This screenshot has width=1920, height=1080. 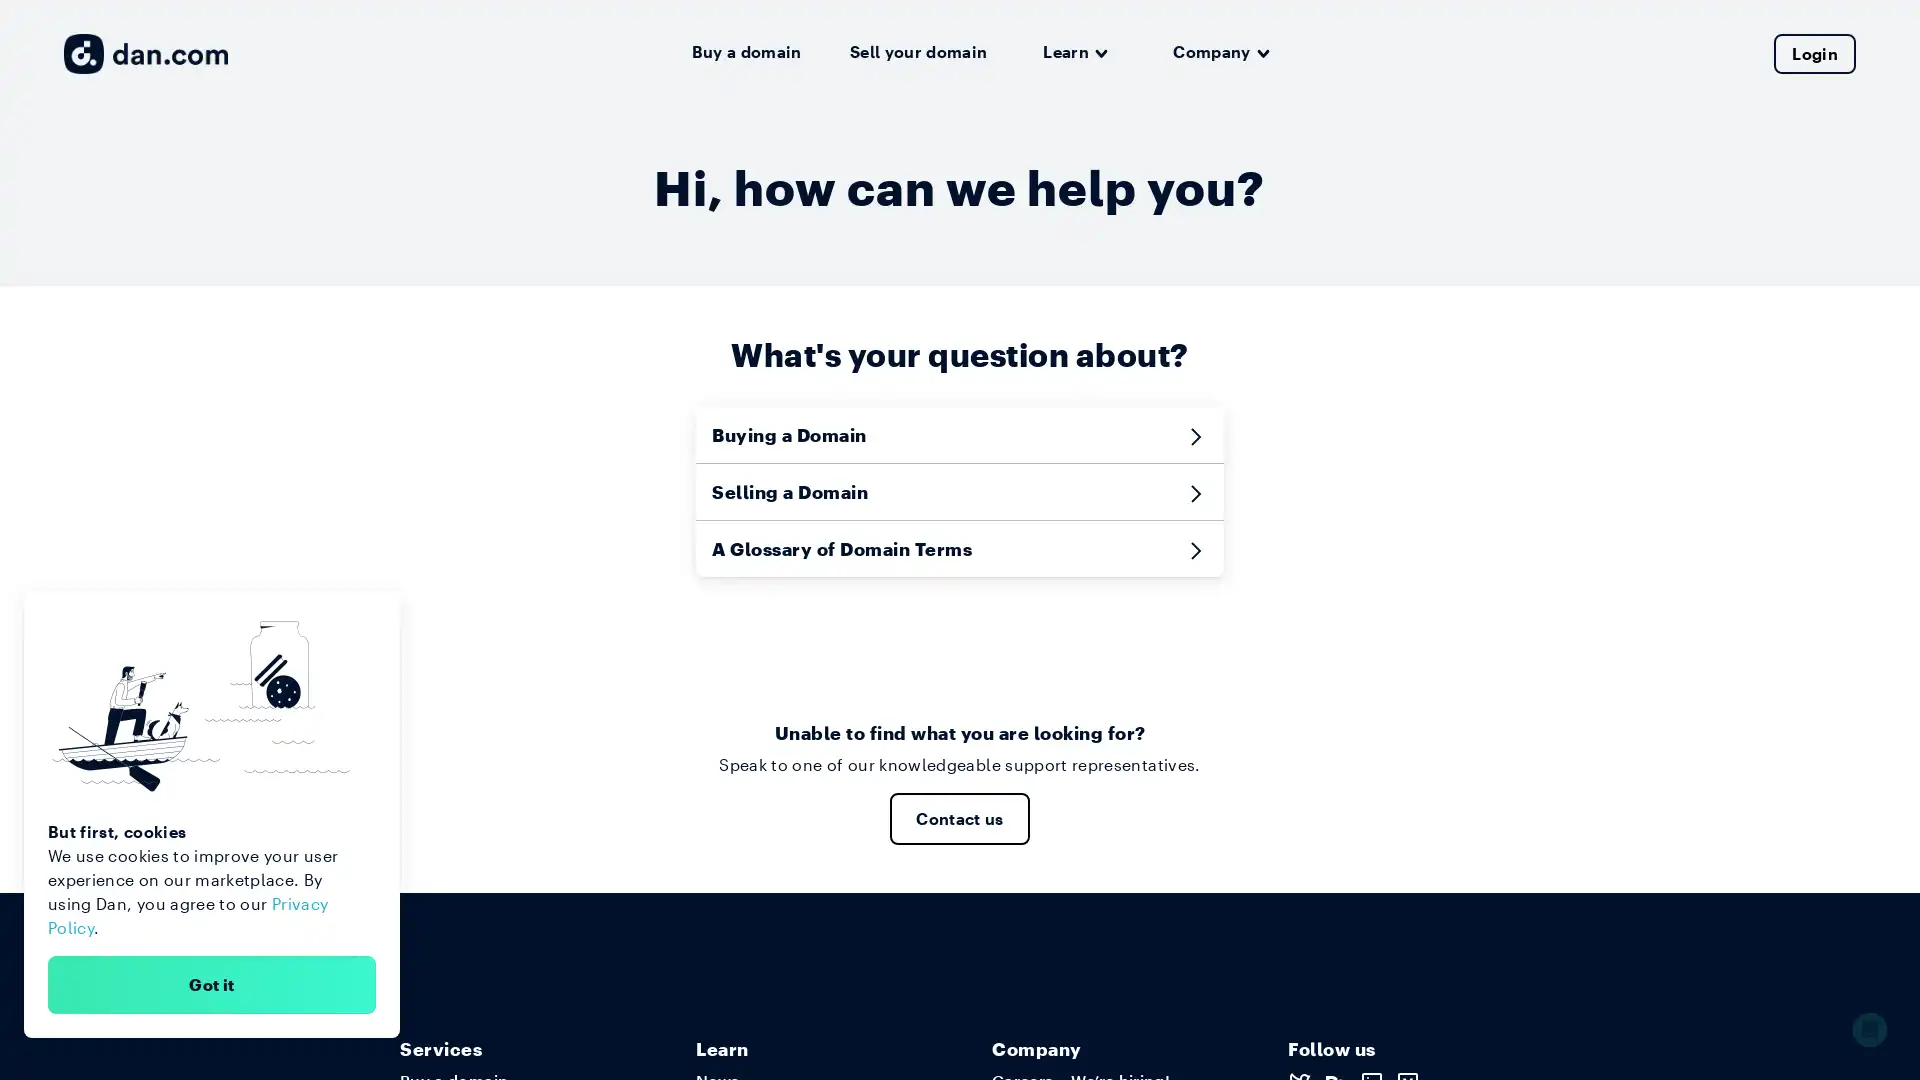 I want to click on Company, so click(x=1220, y=52).